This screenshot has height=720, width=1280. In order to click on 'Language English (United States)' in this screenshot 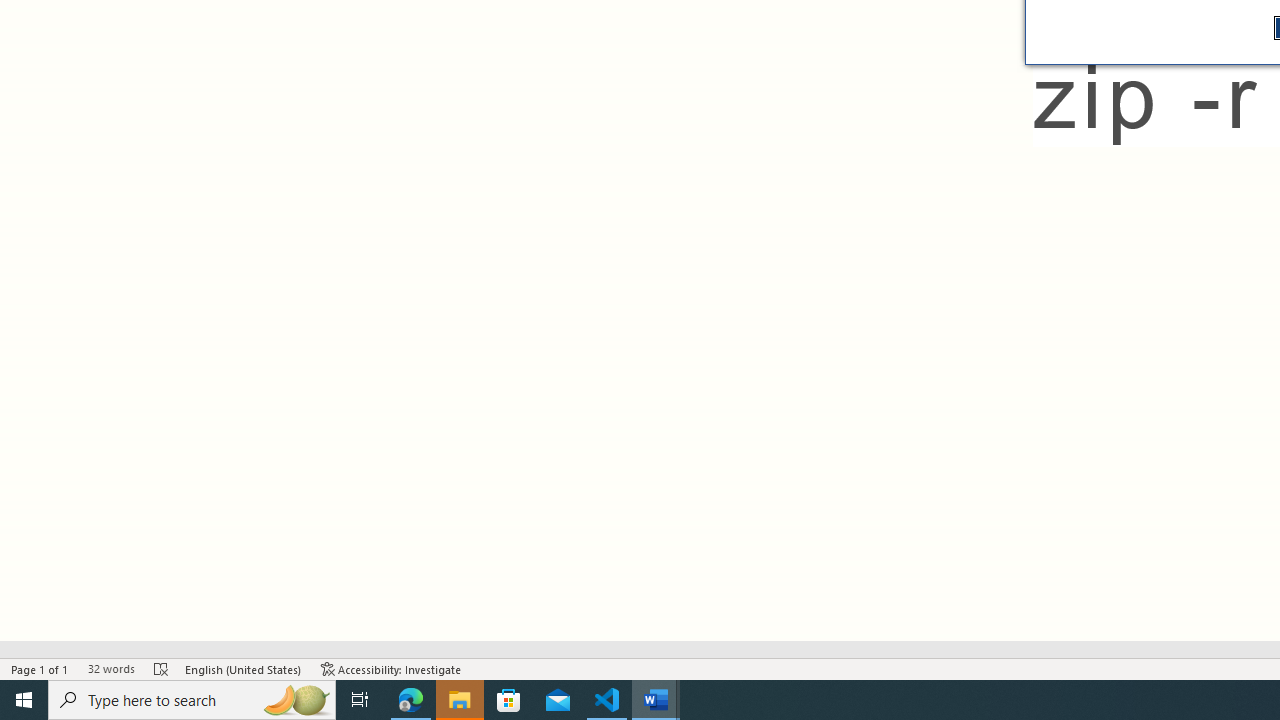, I will do `click(242, 669)`.